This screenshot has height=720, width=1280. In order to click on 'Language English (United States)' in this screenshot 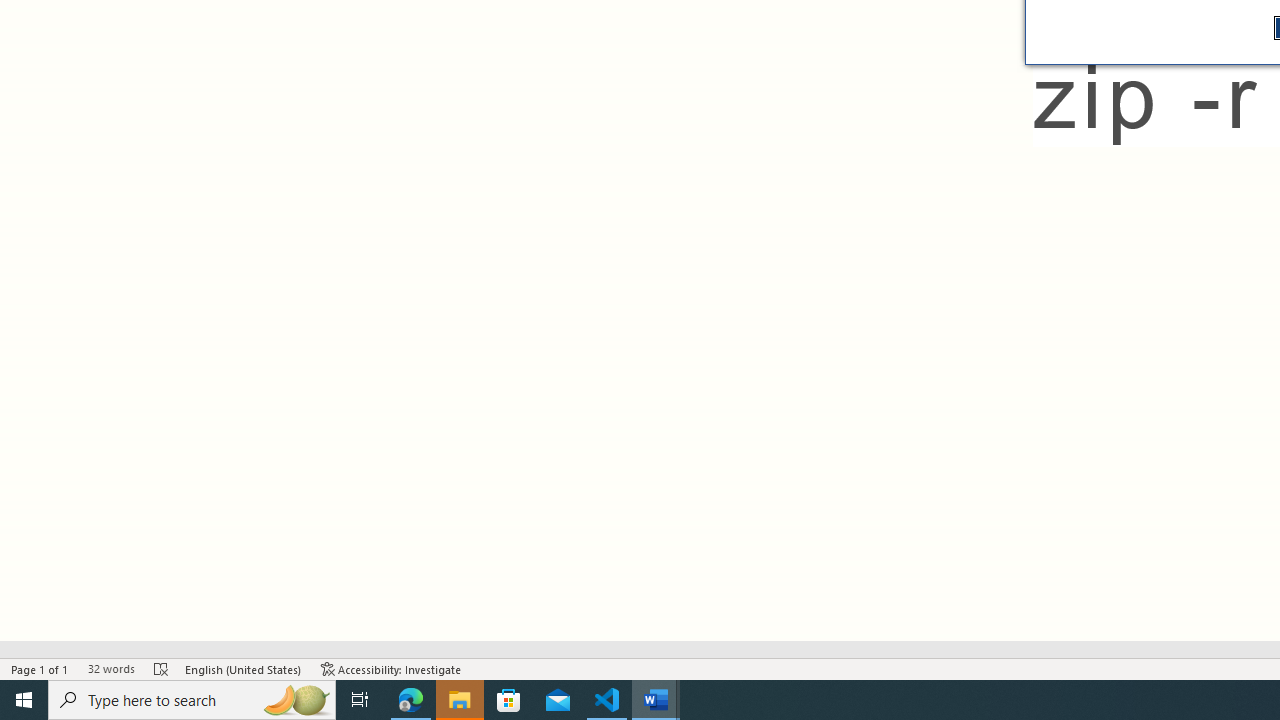, I will do `click(242, 669)`.